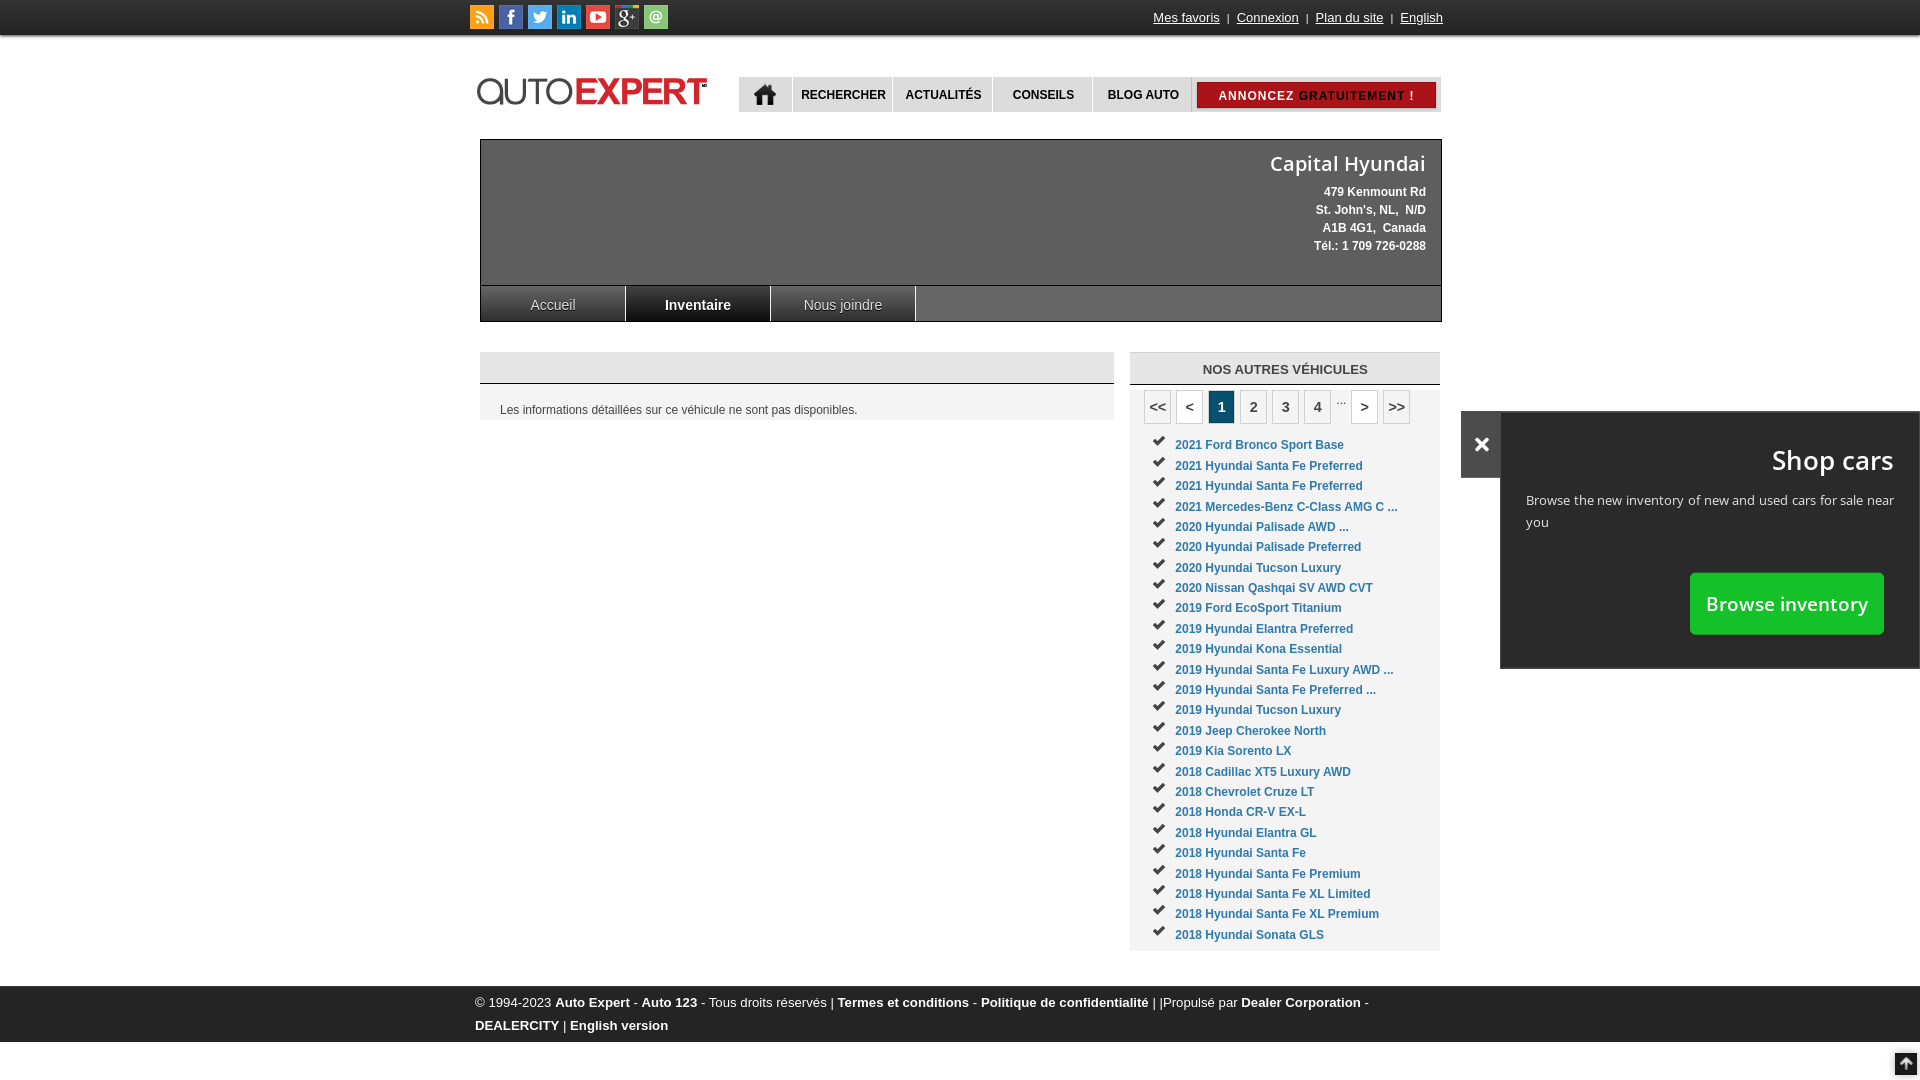 This screenshot has width=1920, height=1080. Describe the element at coordinates (624, 303) in the screenshot. I see `'Inventaire'` at that location.